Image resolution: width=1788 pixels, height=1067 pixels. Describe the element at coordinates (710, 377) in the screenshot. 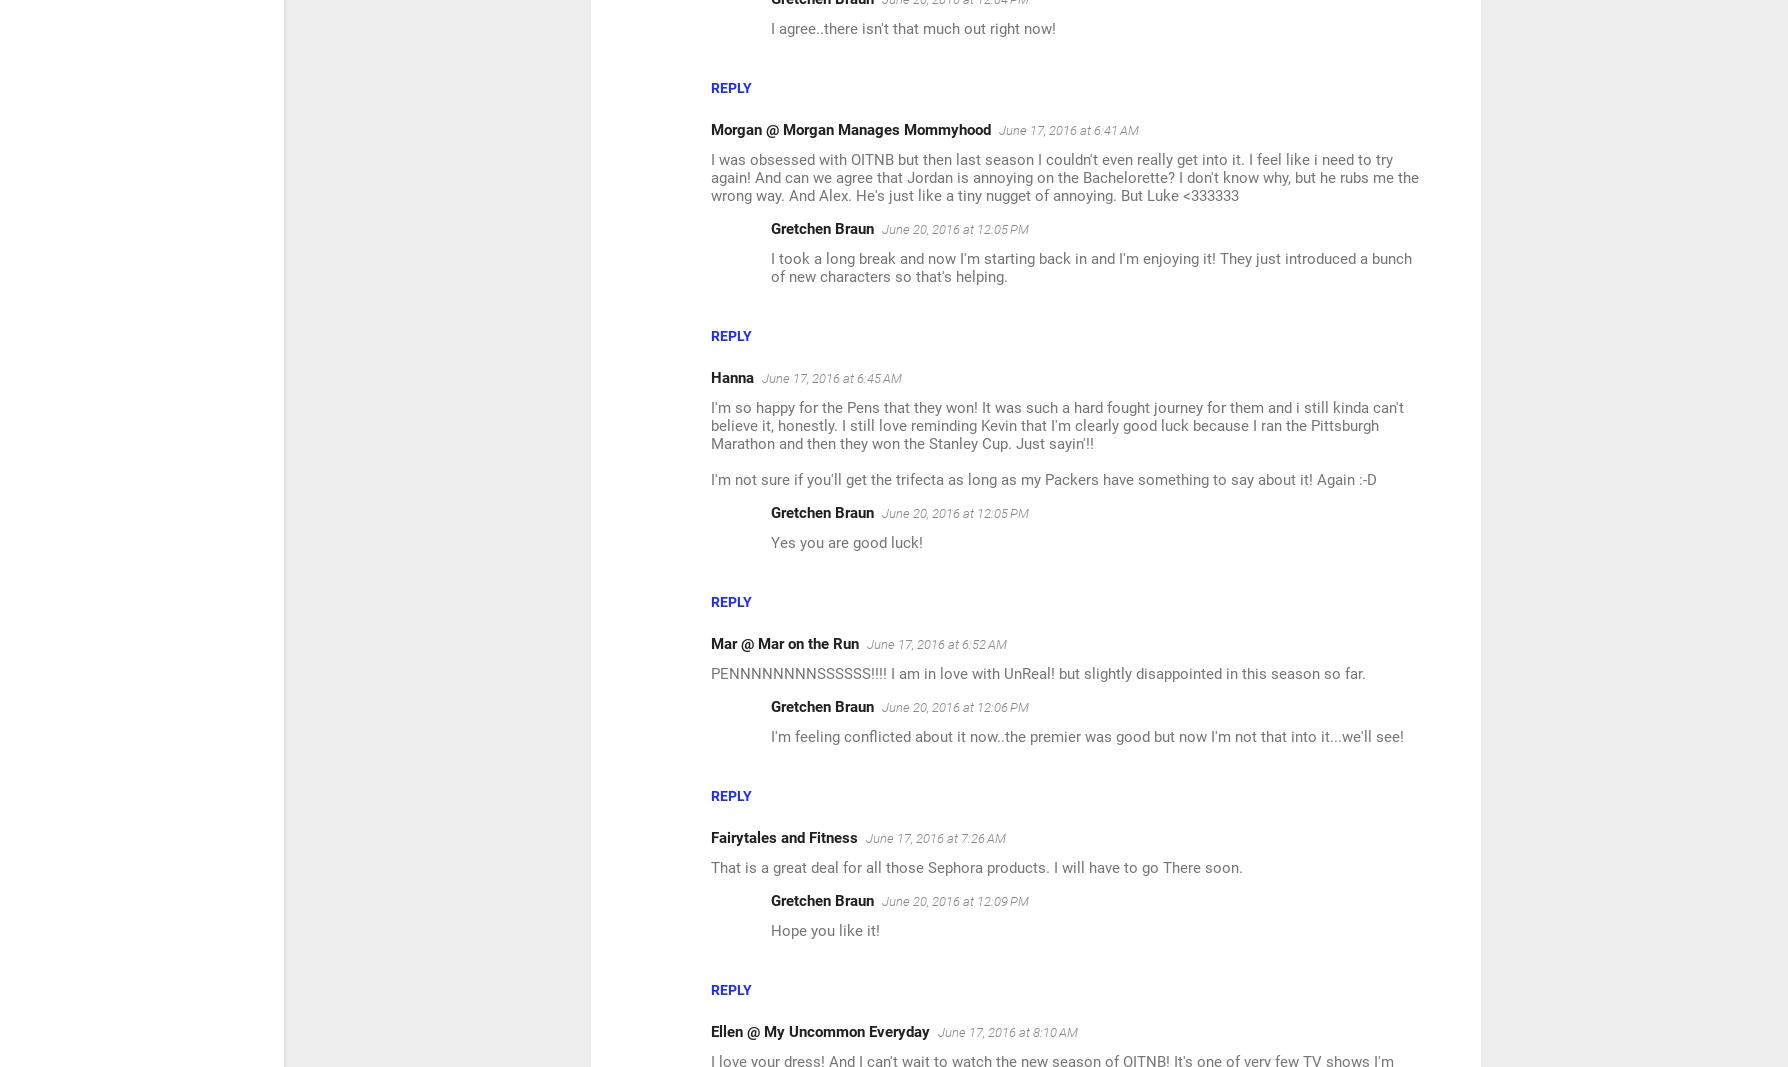

I see `'Hanna'` at that location.